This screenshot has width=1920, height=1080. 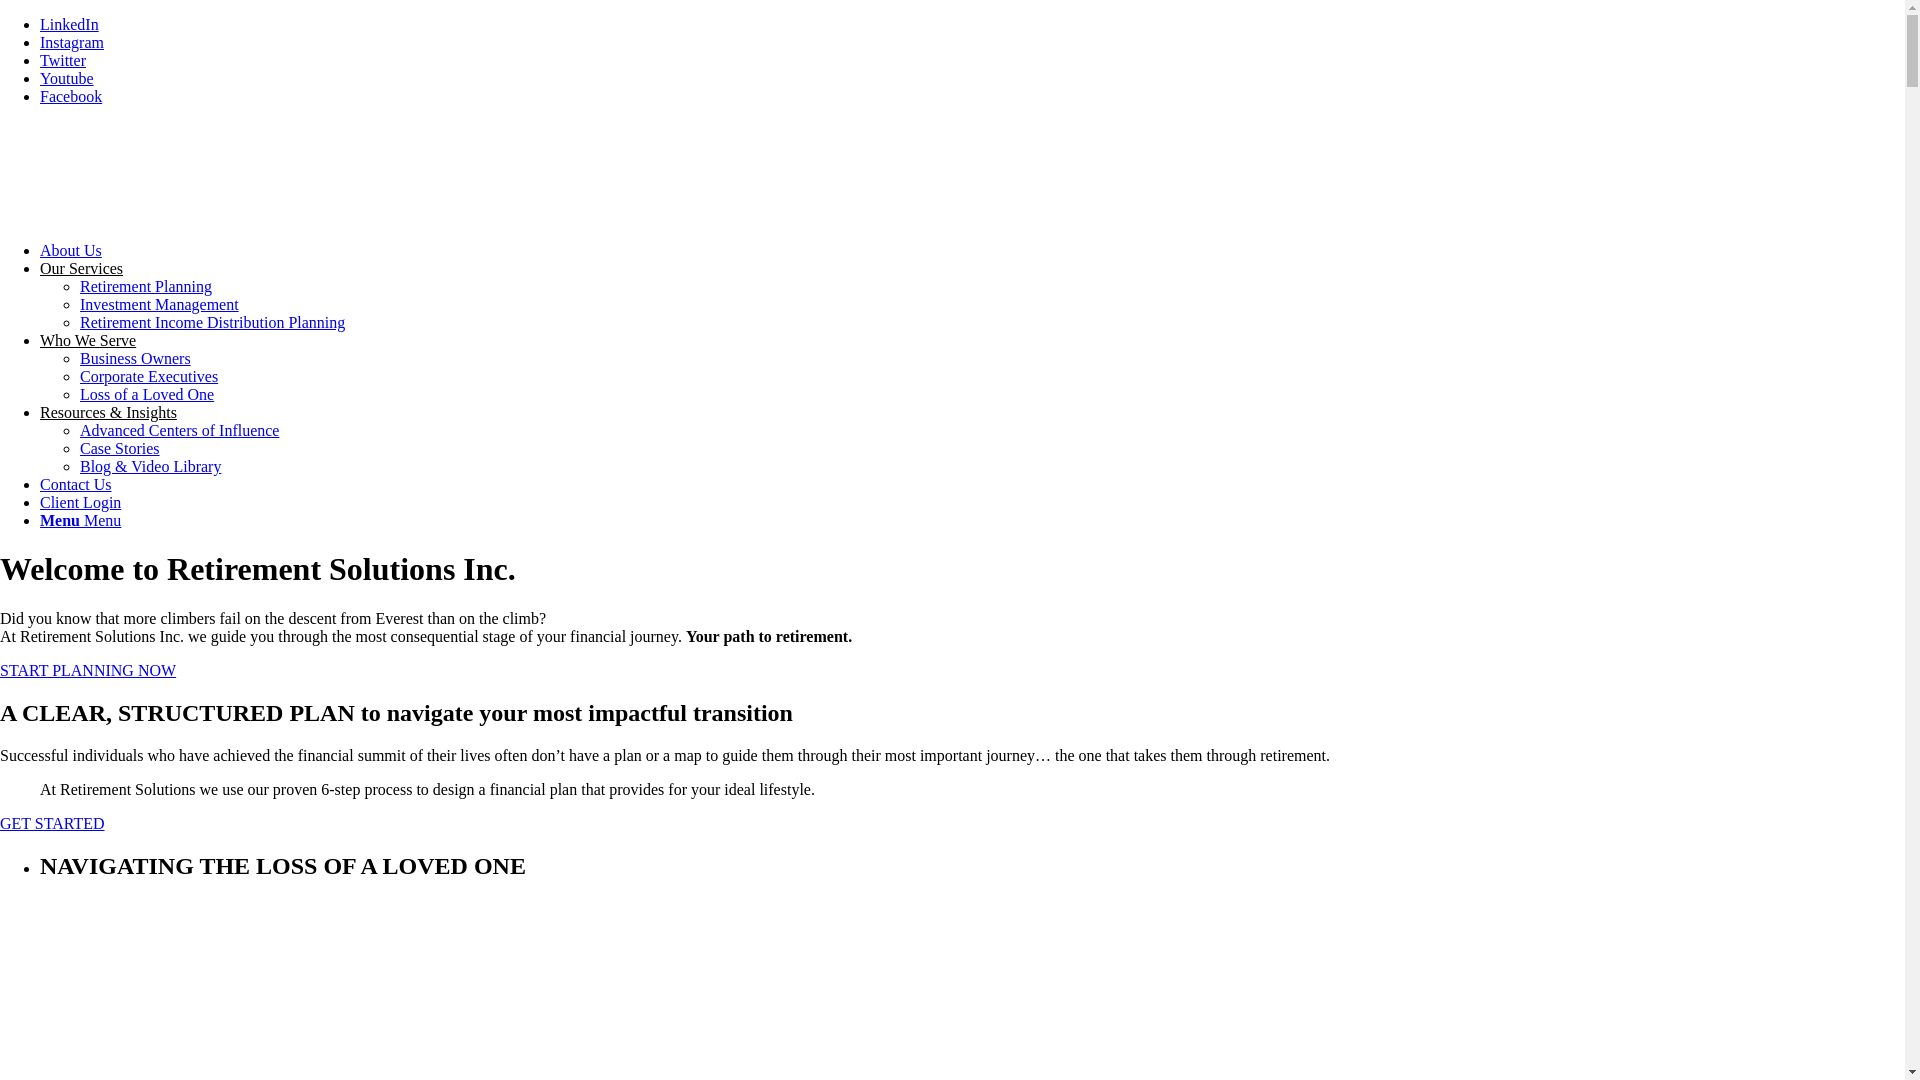 What do you see at coordinates (80, 286) in the screenshot?
I see `'Retirement Planning'` at bounding box center [80, 286].